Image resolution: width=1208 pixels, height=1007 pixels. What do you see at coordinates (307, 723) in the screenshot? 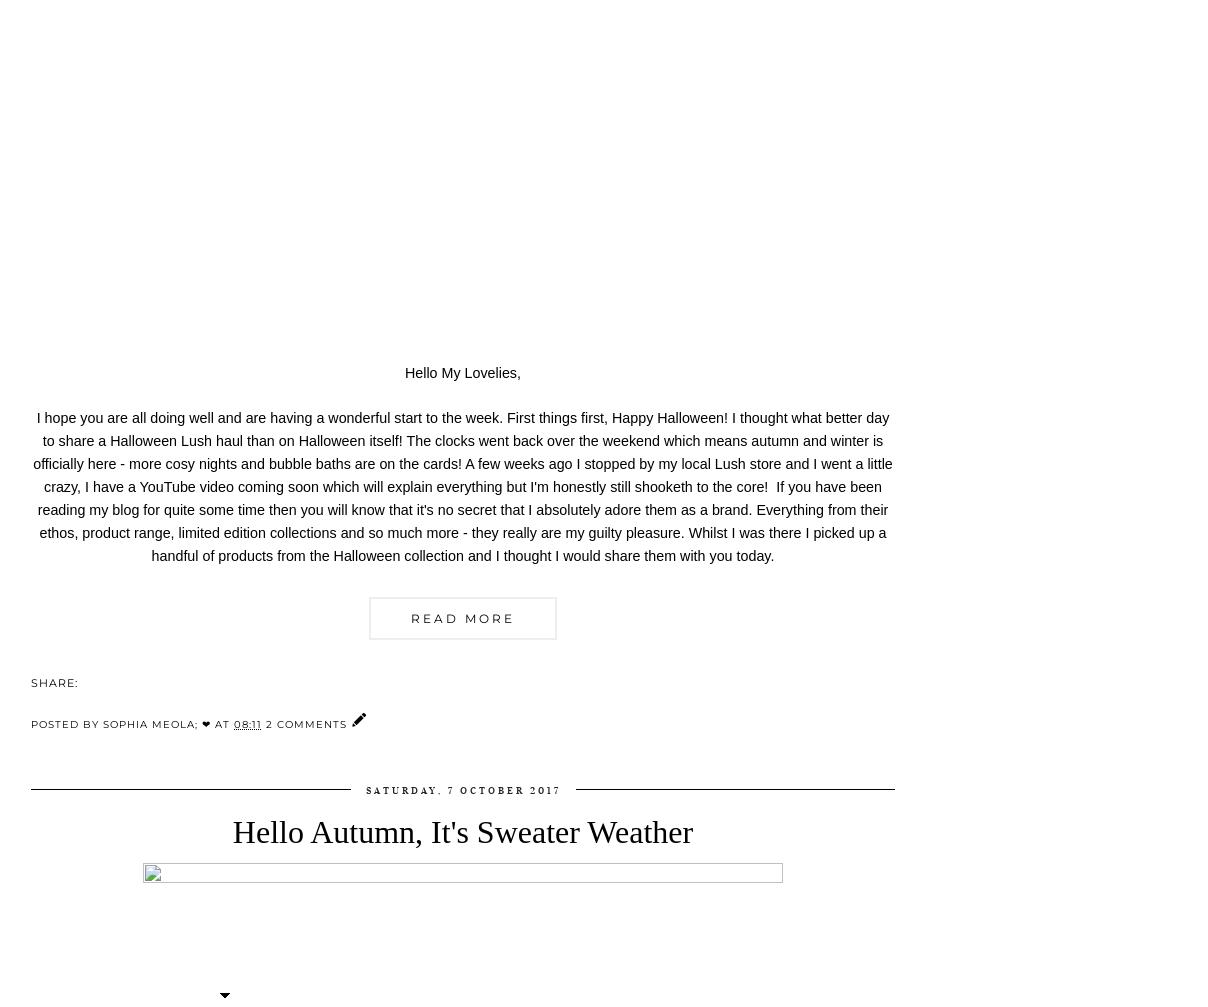
I see `'2 comments'` at bounding box center [307, 723].